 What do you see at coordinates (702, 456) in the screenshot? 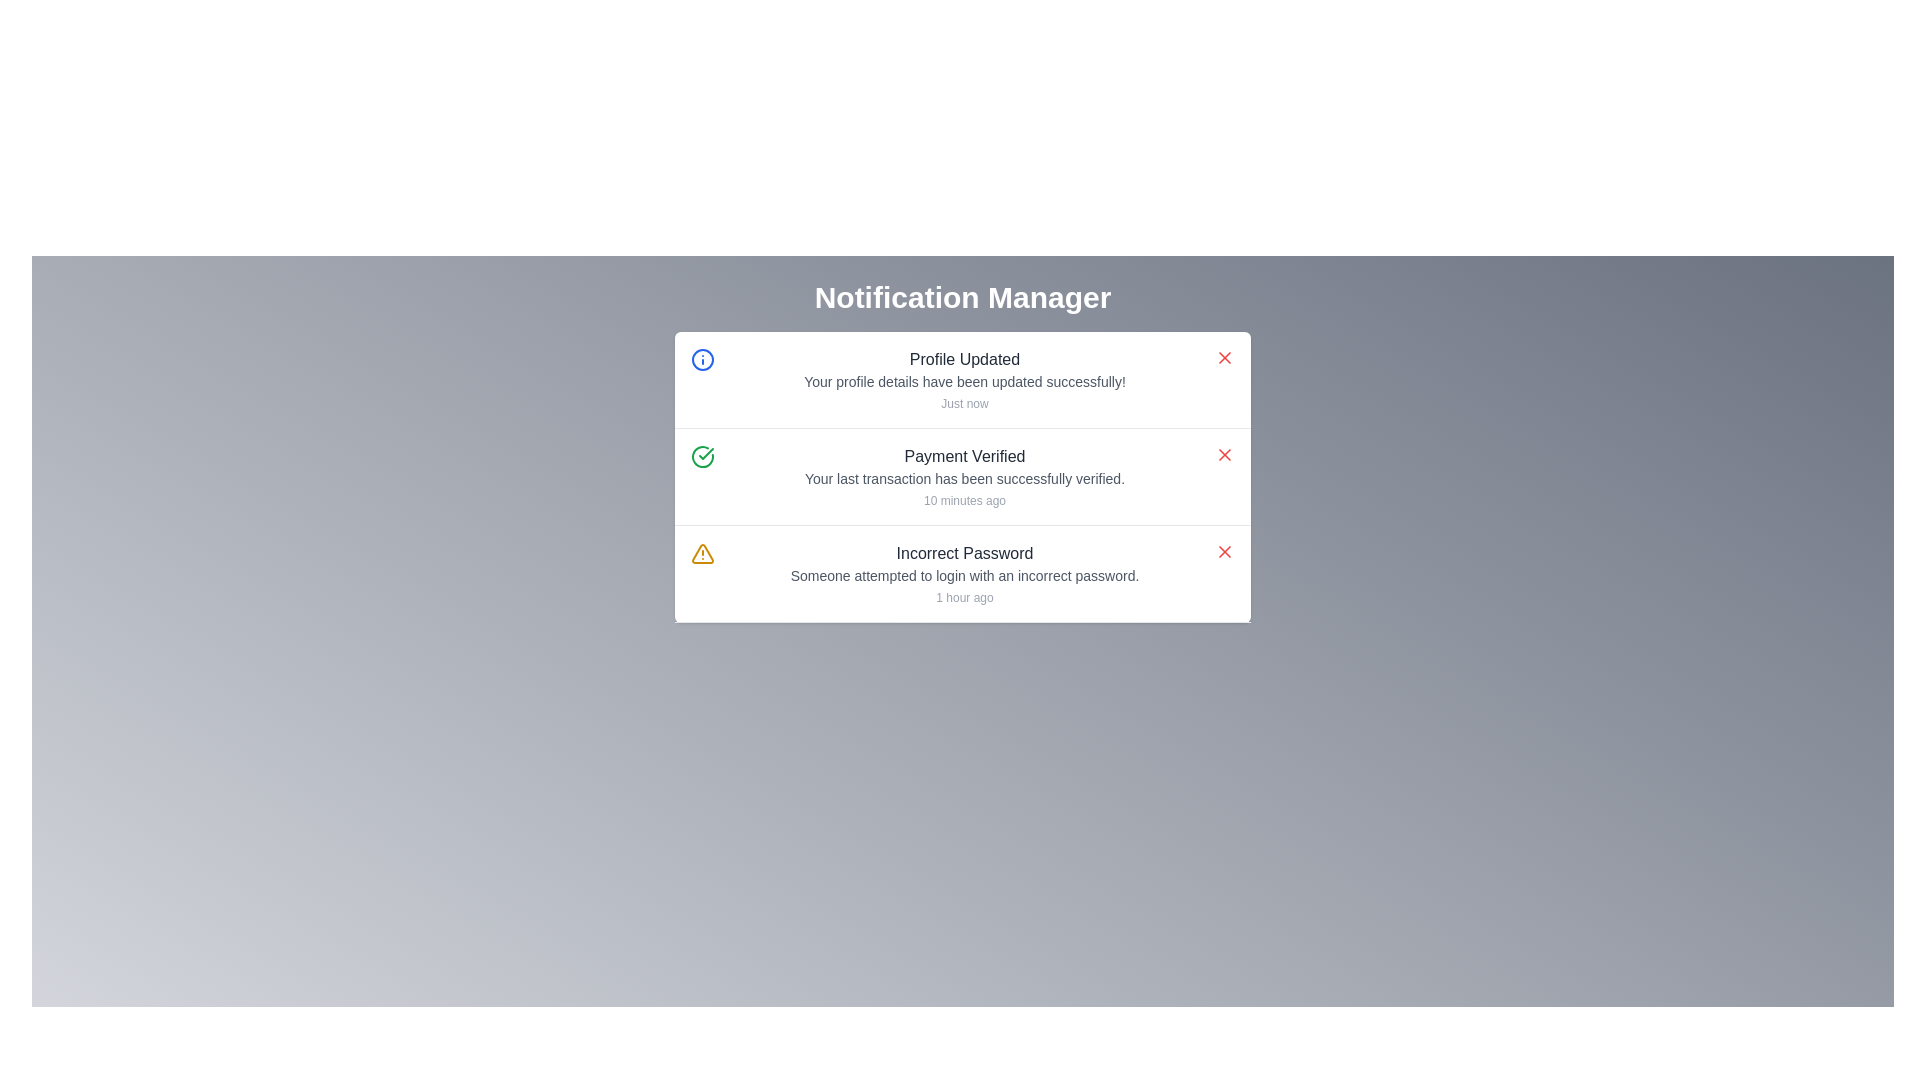
I see `the circular icon with a green outline and a check mark in the center, located in the second notification card under 'Notification Manager' to the left of 'Payment Verified'` at bounding box center [702, 456].